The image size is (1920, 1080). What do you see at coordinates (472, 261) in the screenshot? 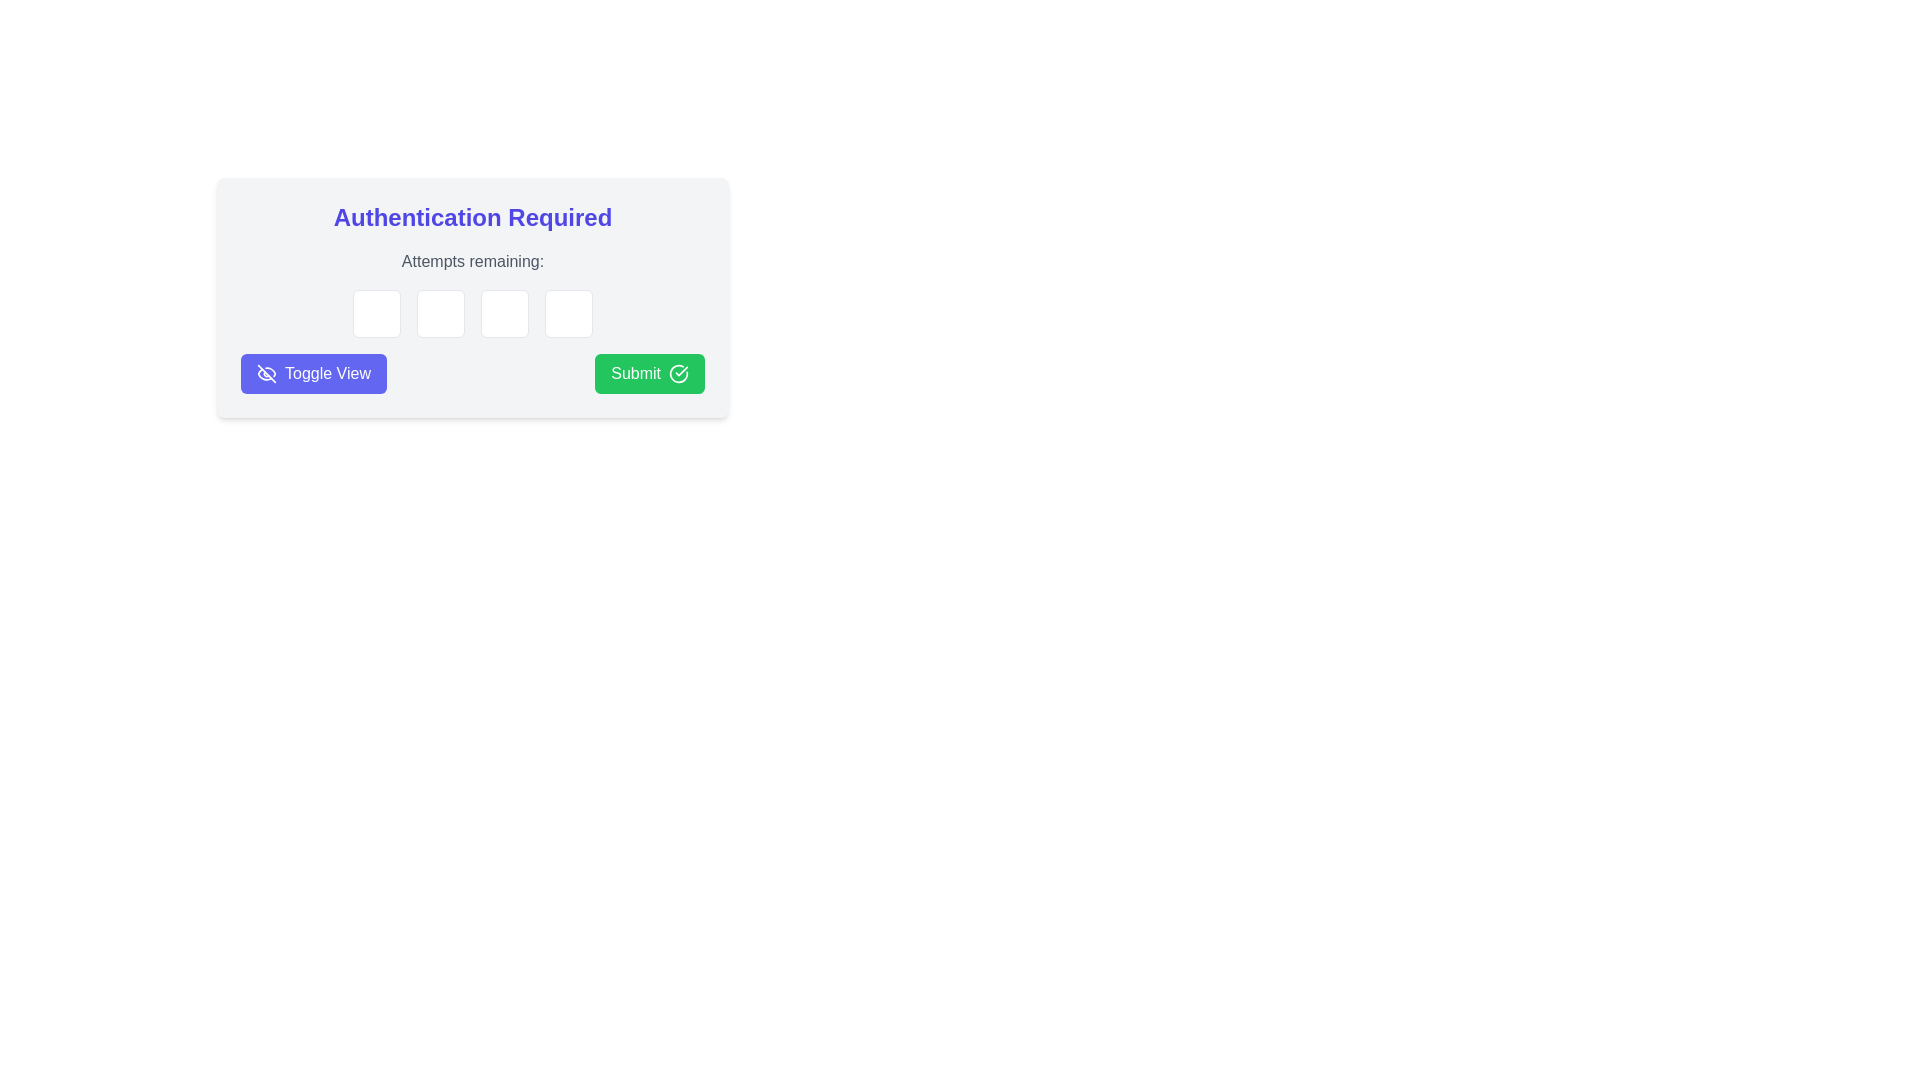
I see `the text label that displays 'Attempts remaining:' styled in gray font, located below the heading 'Authentication Required'` at bounding box center [472, 261].